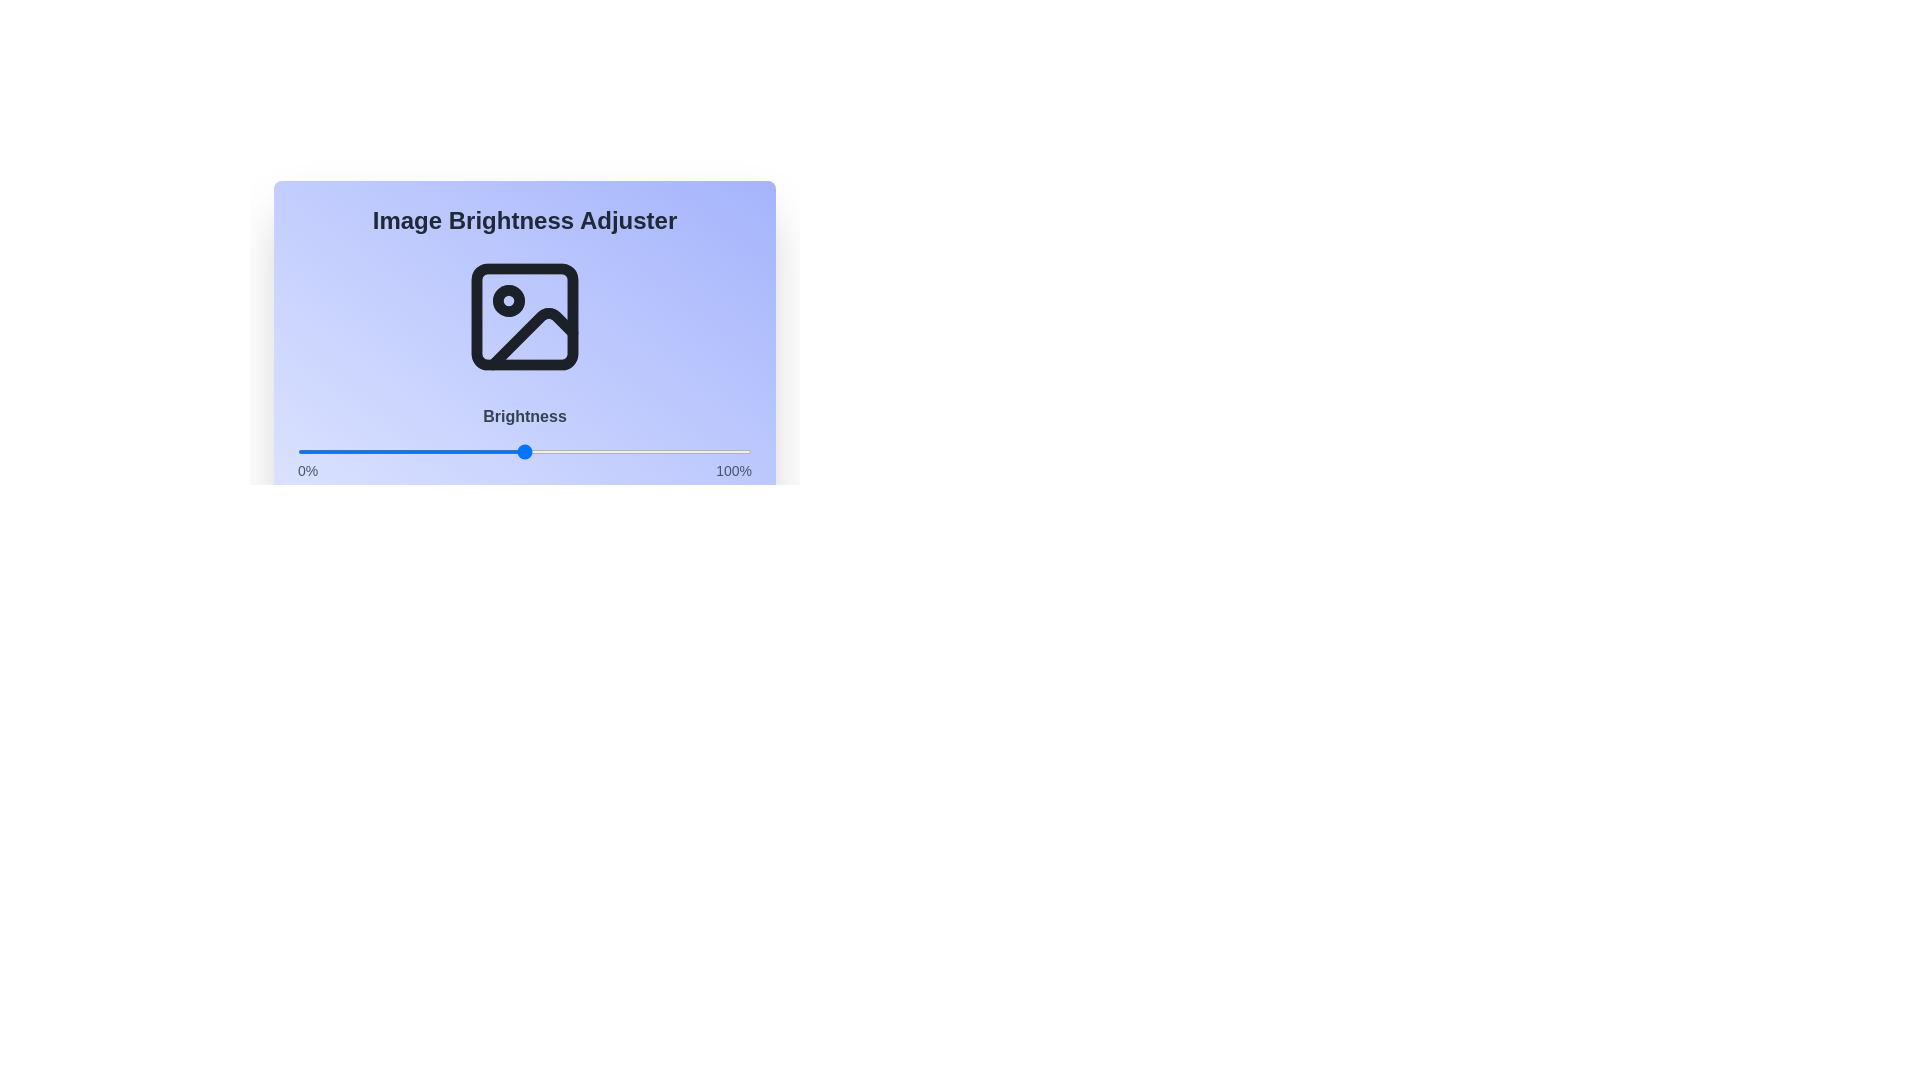 This screenshot has height=1080, width=1920. What do you see at coordinates (665, 451) in the screenshot?
I see `the brightness slider to 81%` at bounding box center [665, 451].